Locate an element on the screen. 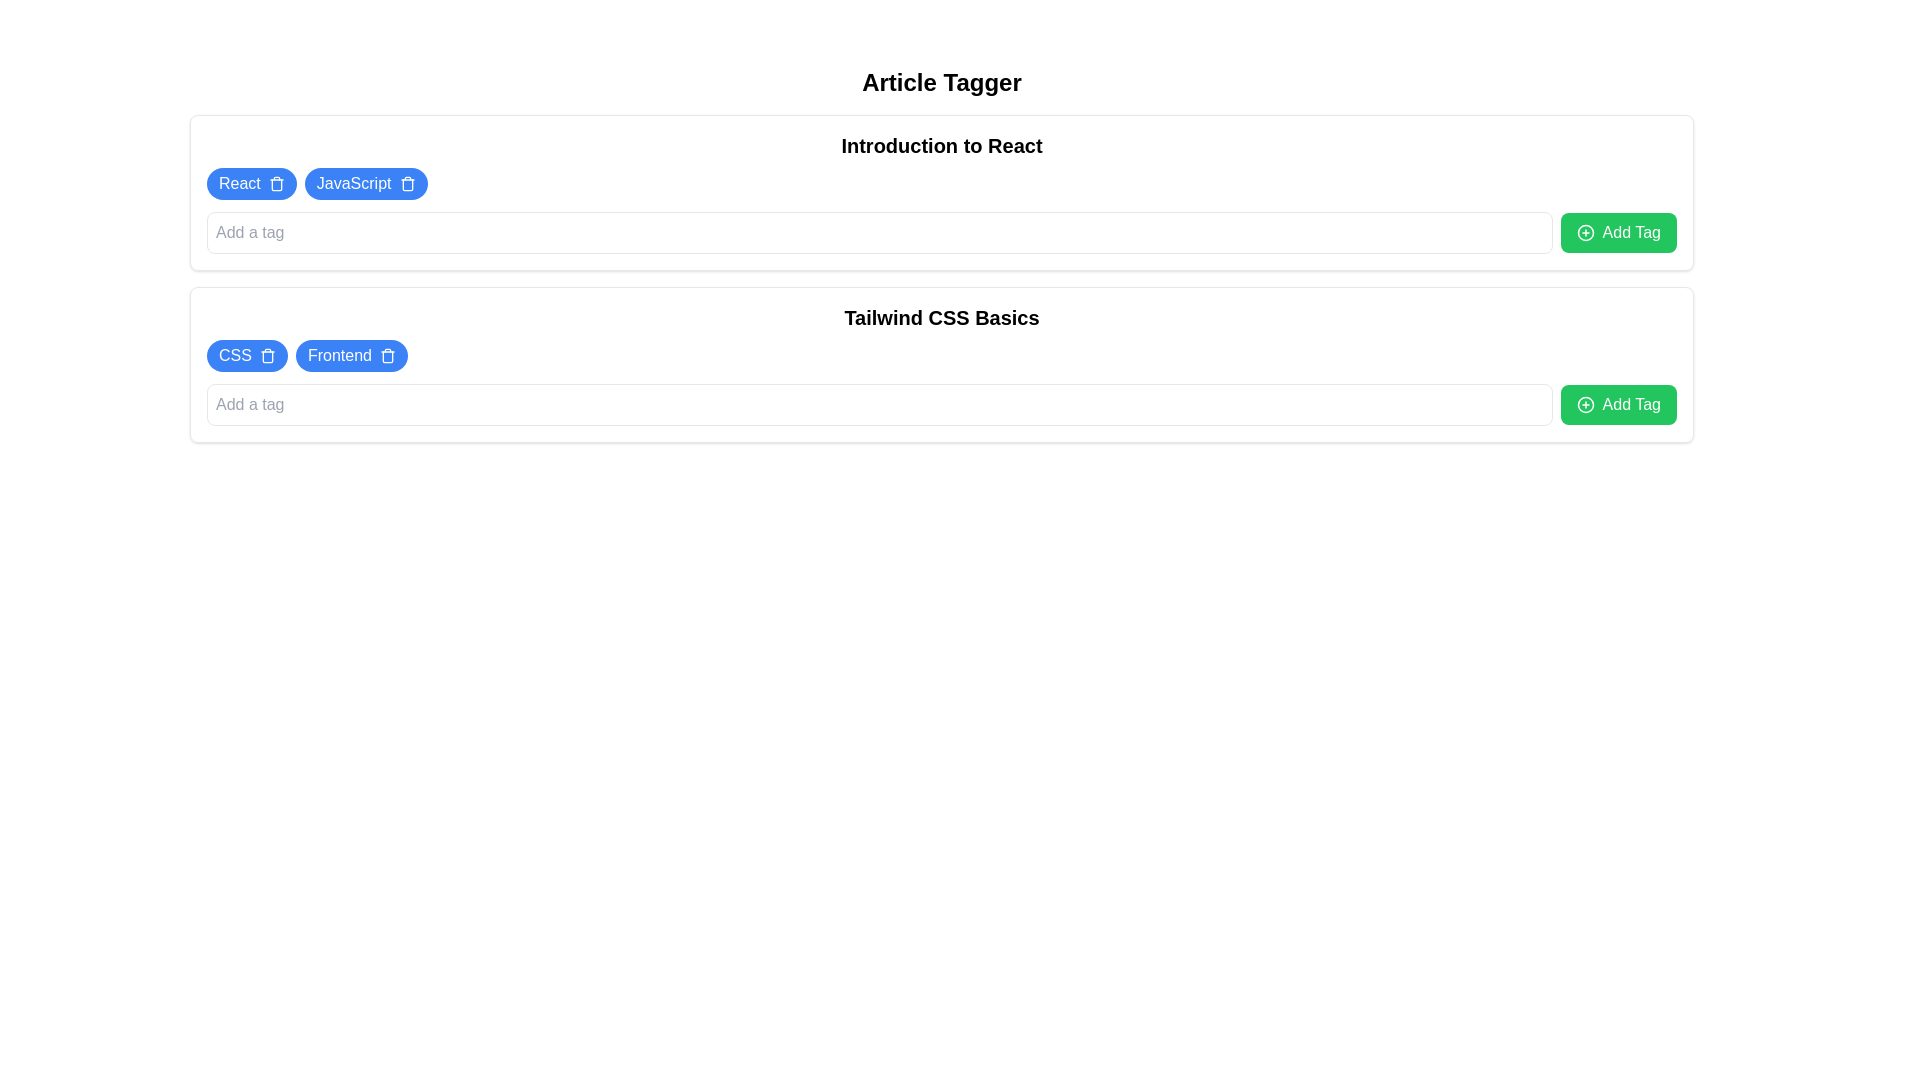 The width and height of the screenshot is (1920, 1080). the icon-based button adjacent to the 'Frontend' label is located at coordinates (388, 354).